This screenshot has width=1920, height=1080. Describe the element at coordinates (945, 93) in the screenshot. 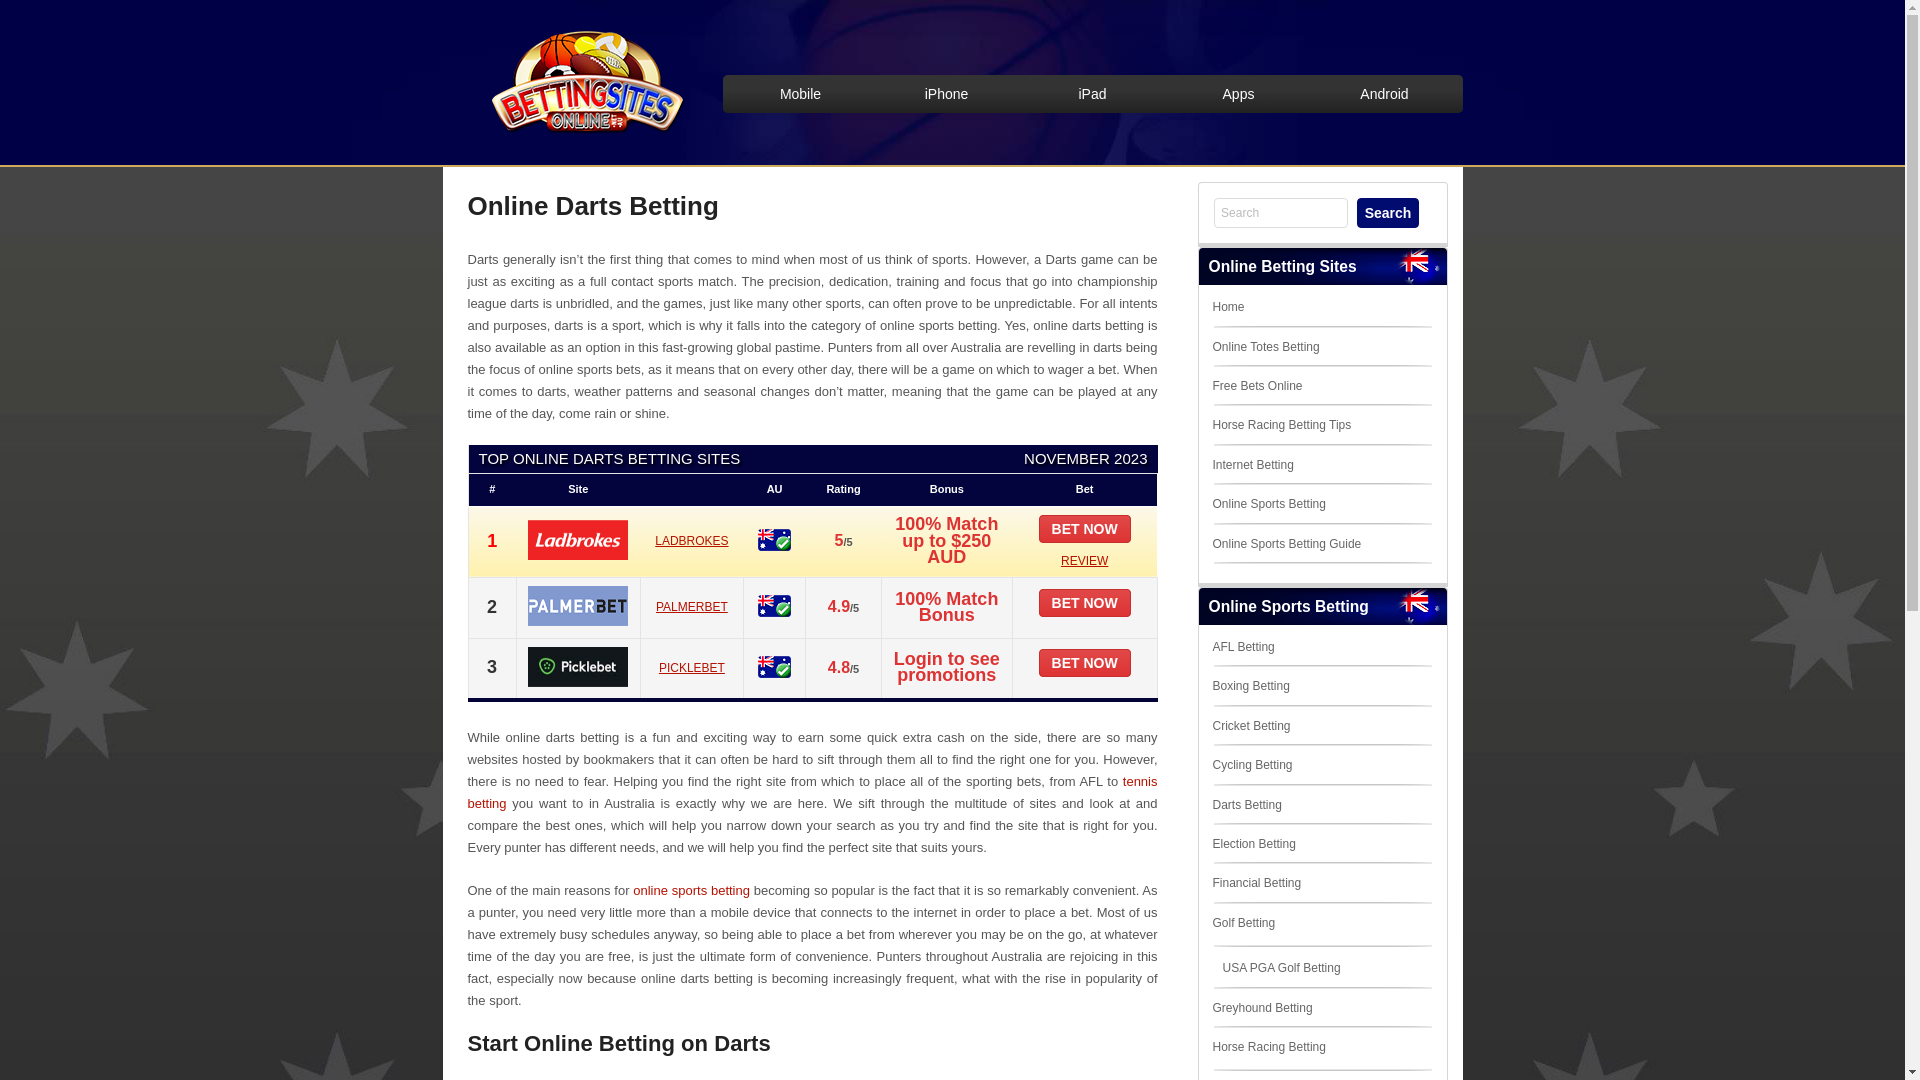

I see `'iPhone'` at that location.